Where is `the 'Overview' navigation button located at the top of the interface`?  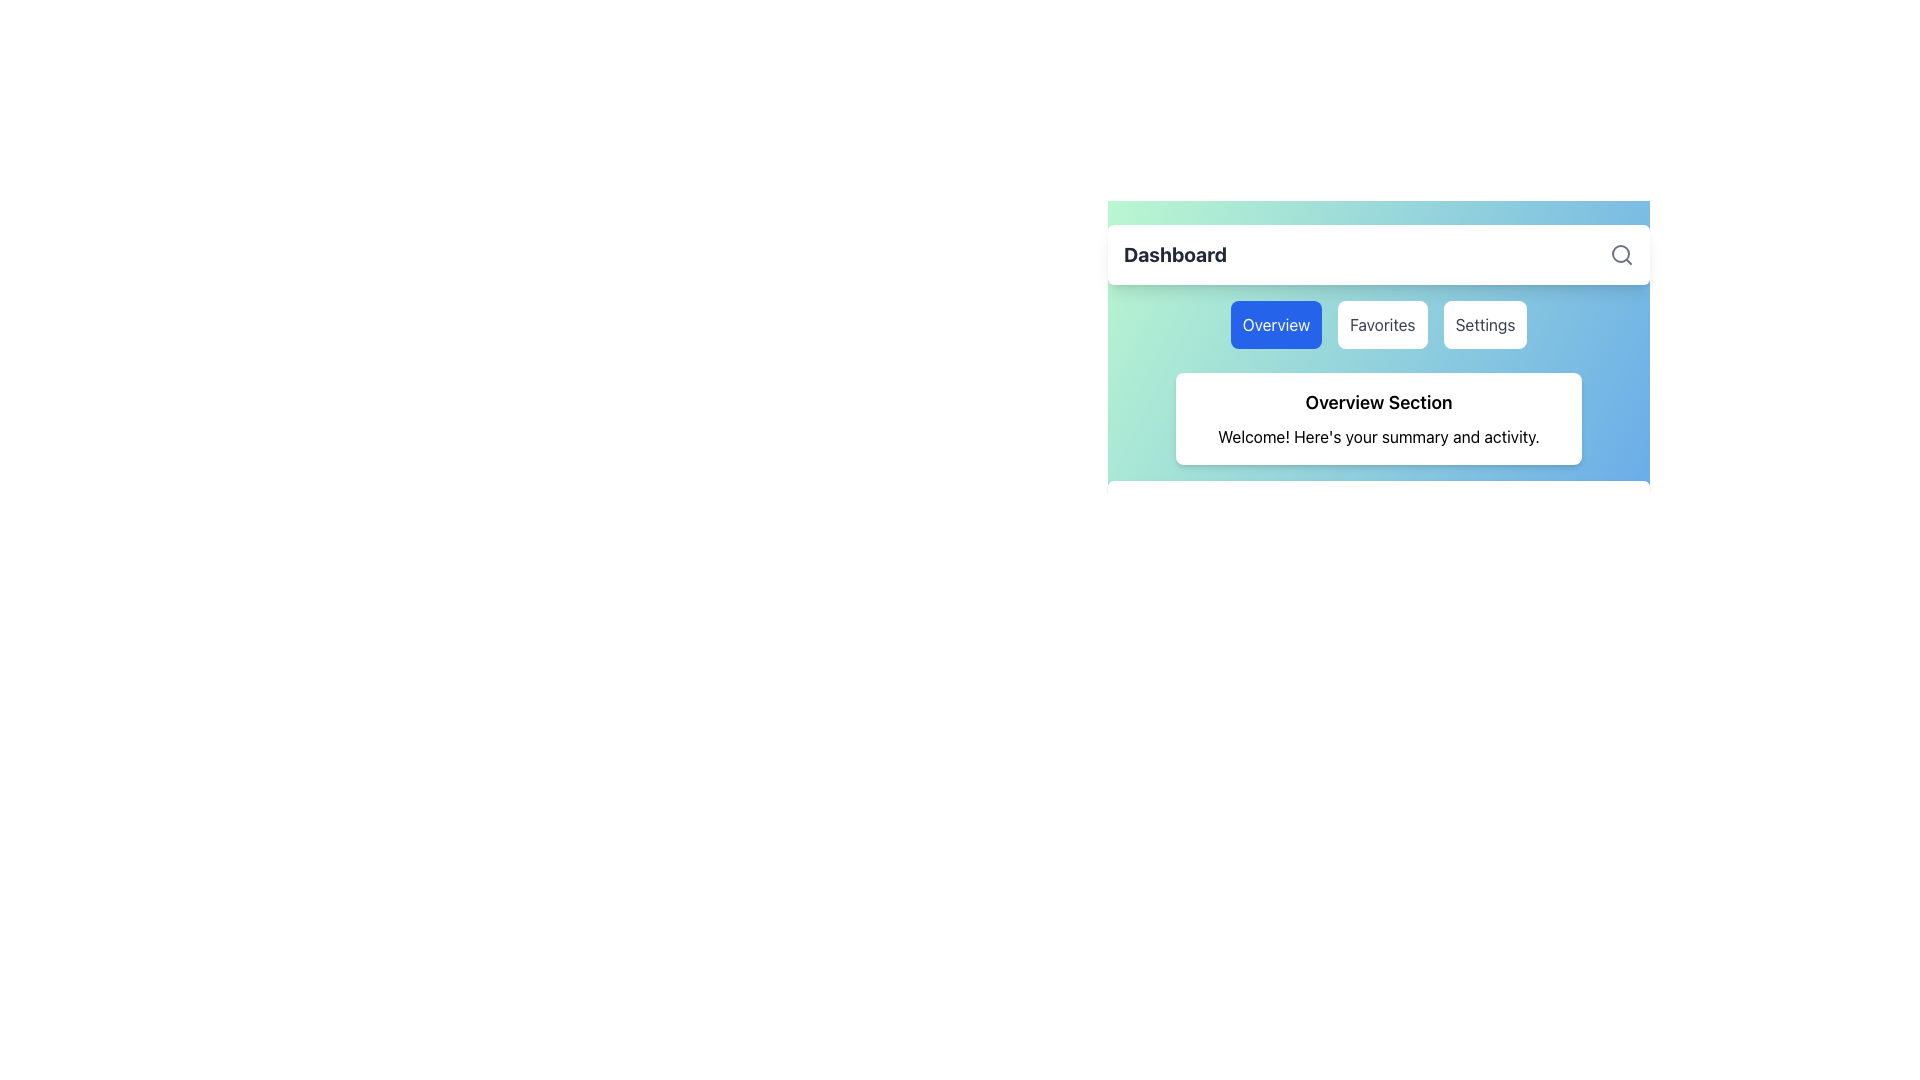
the 'Overview' navigation button located at the top of the interface is located at coordinates (1275, 323).